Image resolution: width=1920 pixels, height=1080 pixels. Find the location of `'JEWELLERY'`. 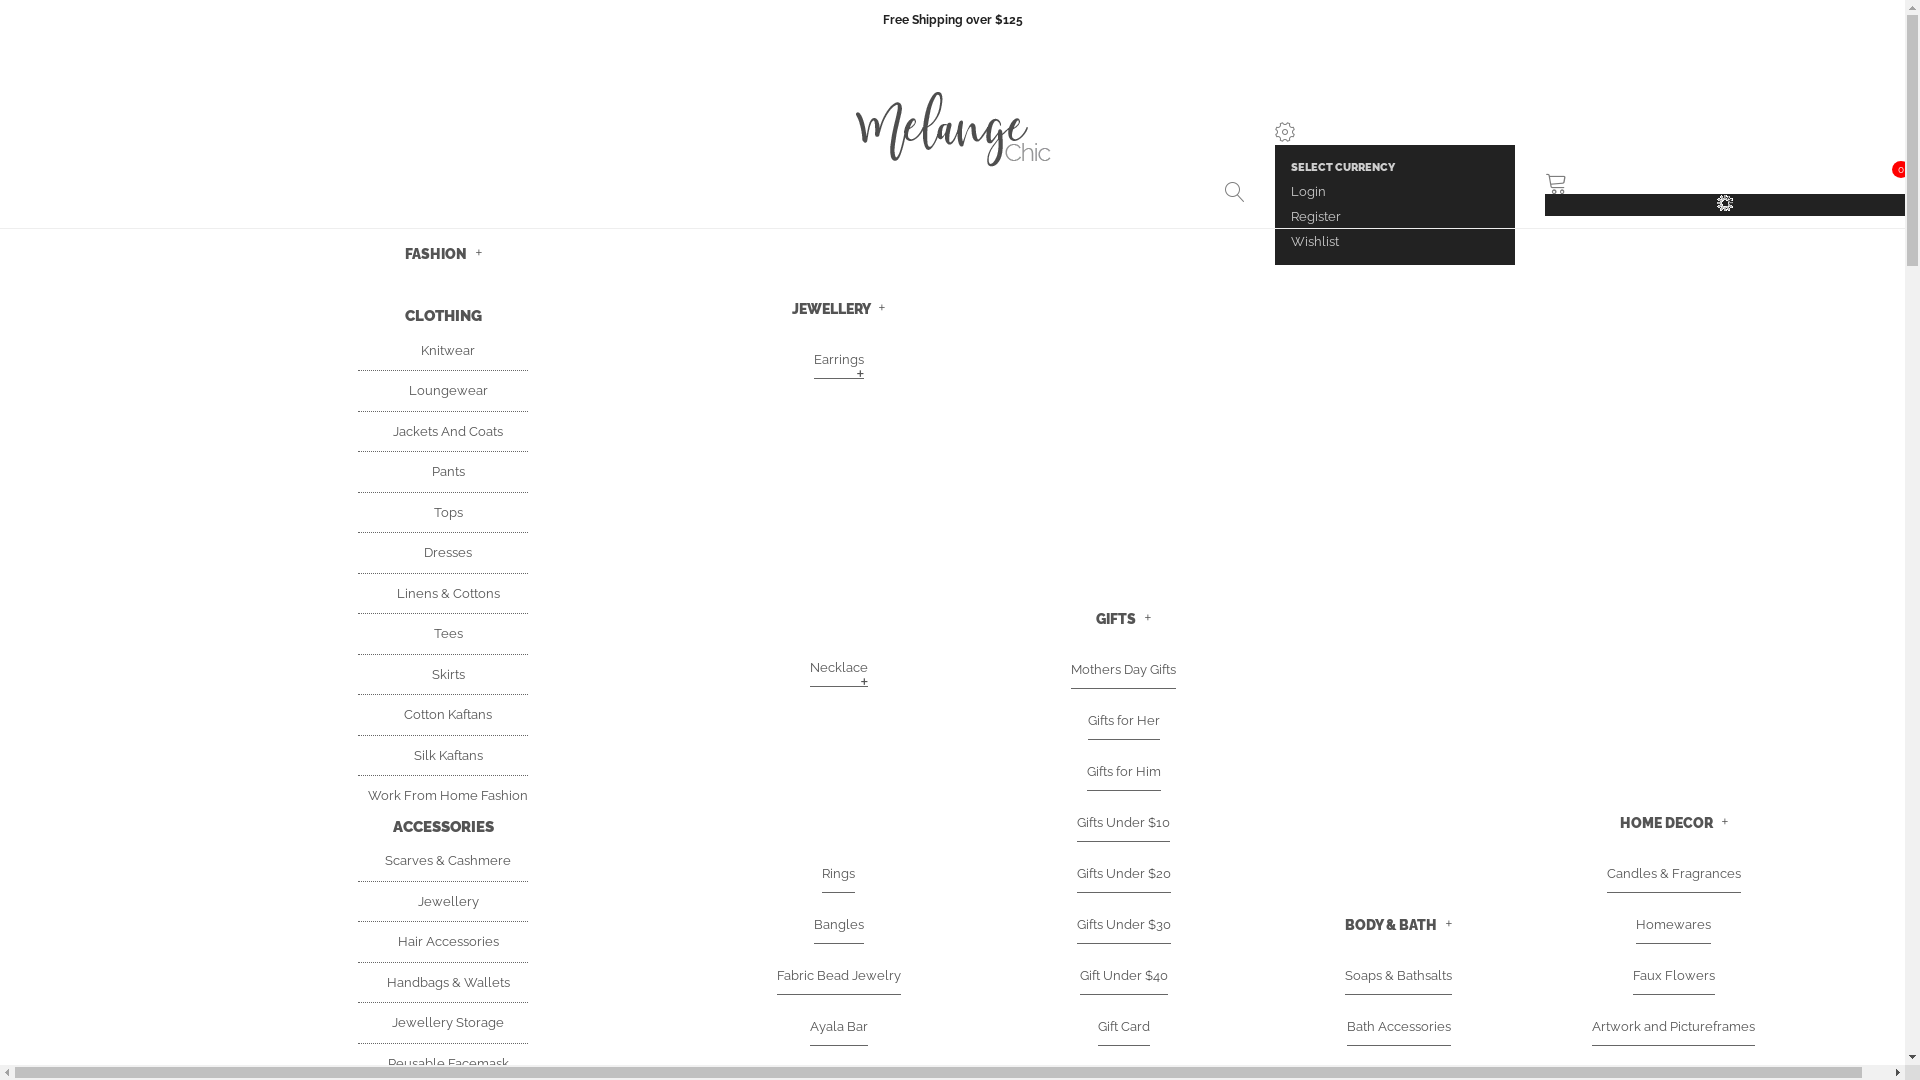

'JEWELLERY' is located at coordinates (838, 308).